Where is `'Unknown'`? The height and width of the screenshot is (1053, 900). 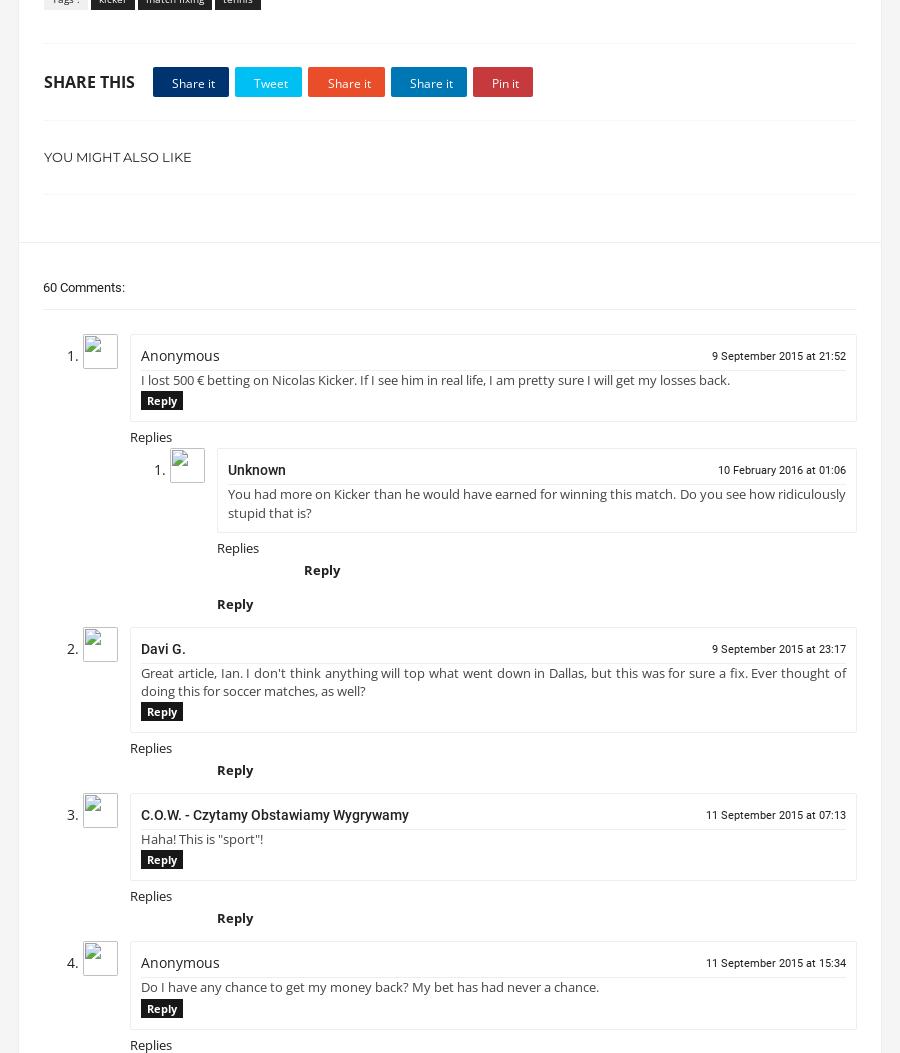 'Unknown' is located at coordinates (256, 476).